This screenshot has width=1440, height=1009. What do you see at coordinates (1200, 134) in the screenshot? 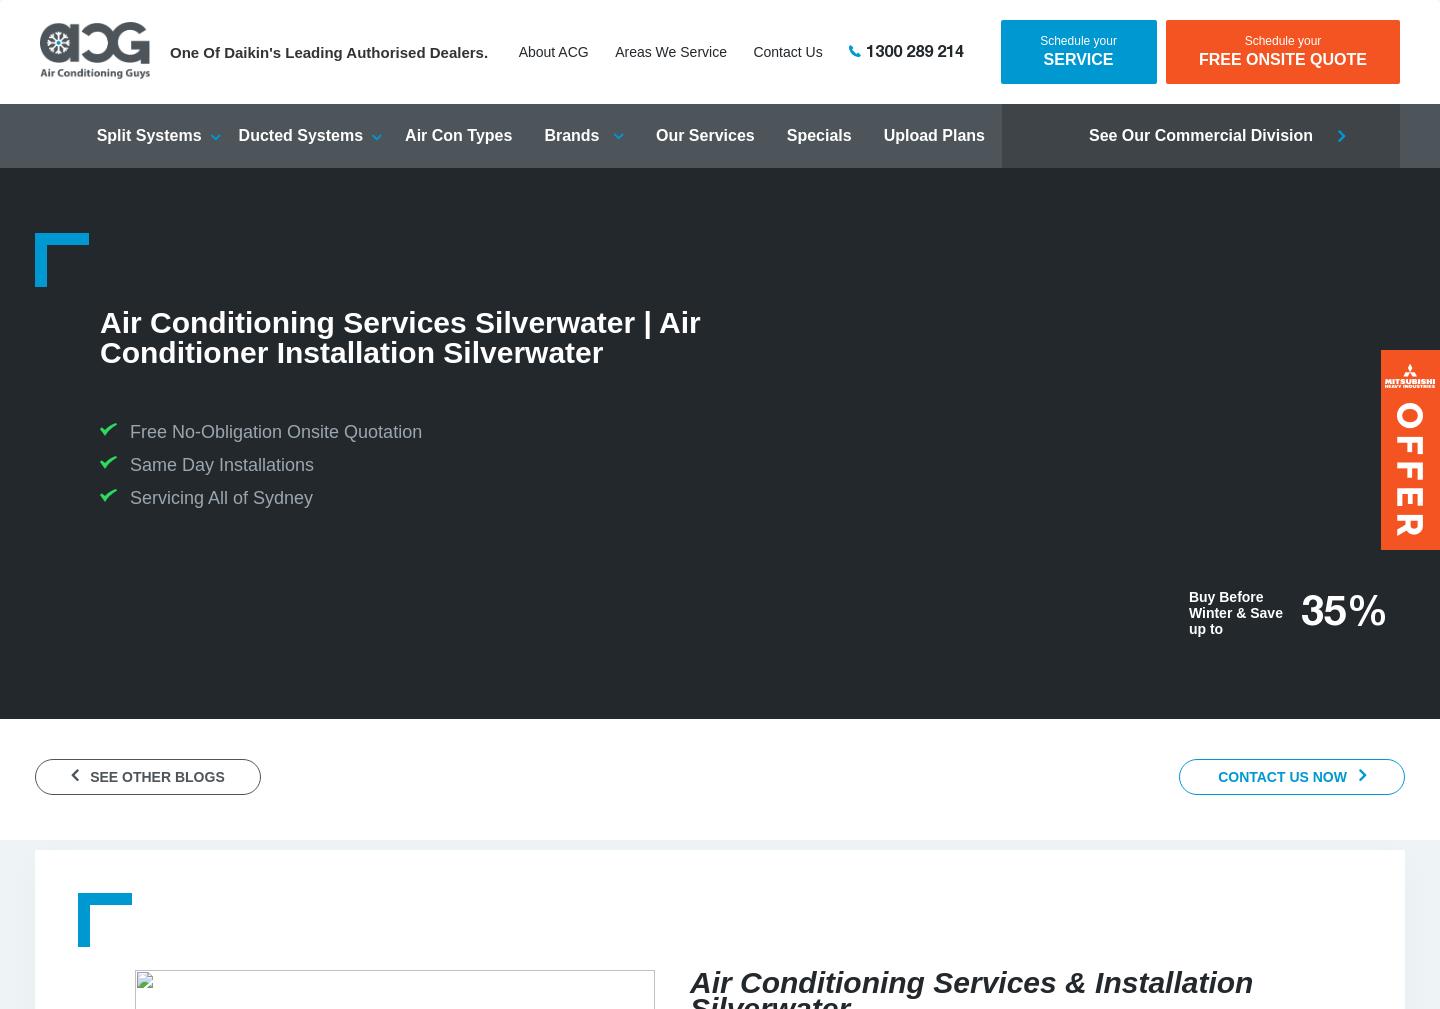
I see `'See Our Commercial Division'` at bounding box center [1200, 134].